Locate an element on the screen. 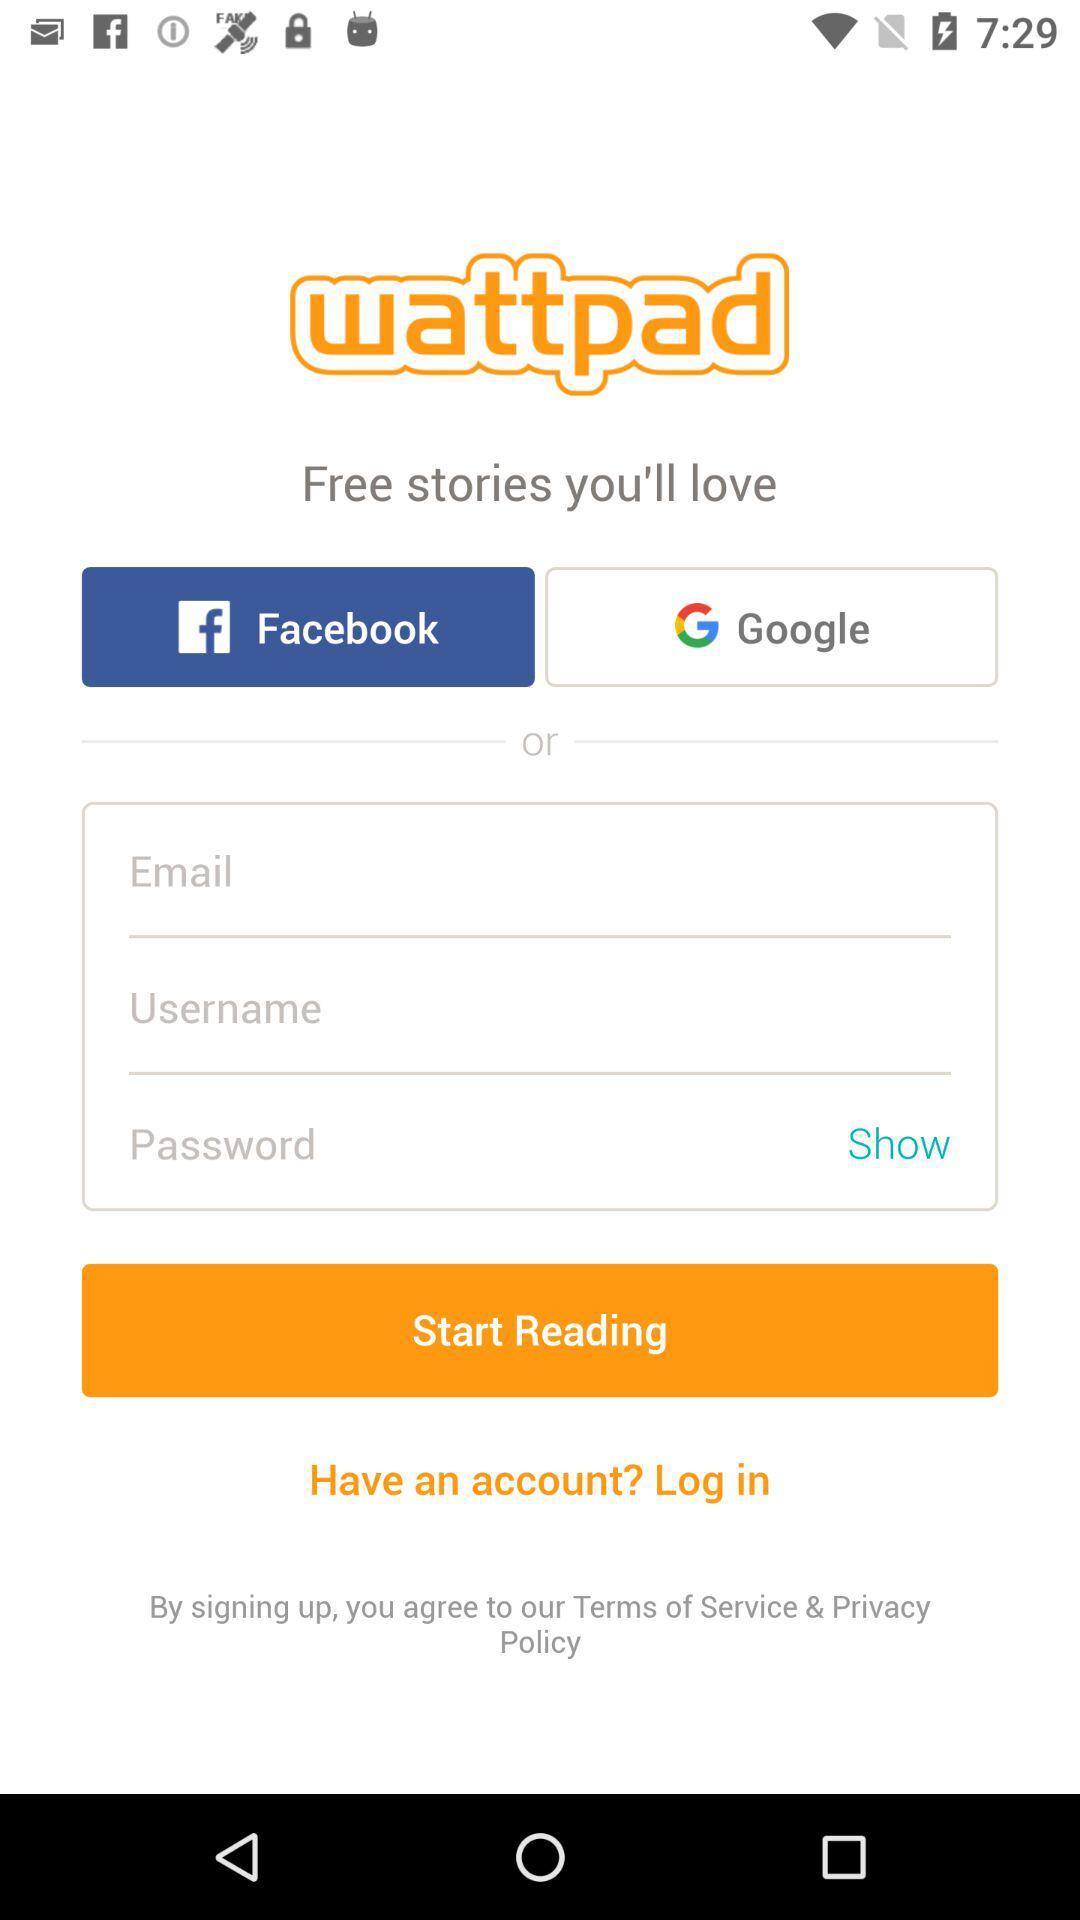  the password field is located at coordinates (480, 1143).